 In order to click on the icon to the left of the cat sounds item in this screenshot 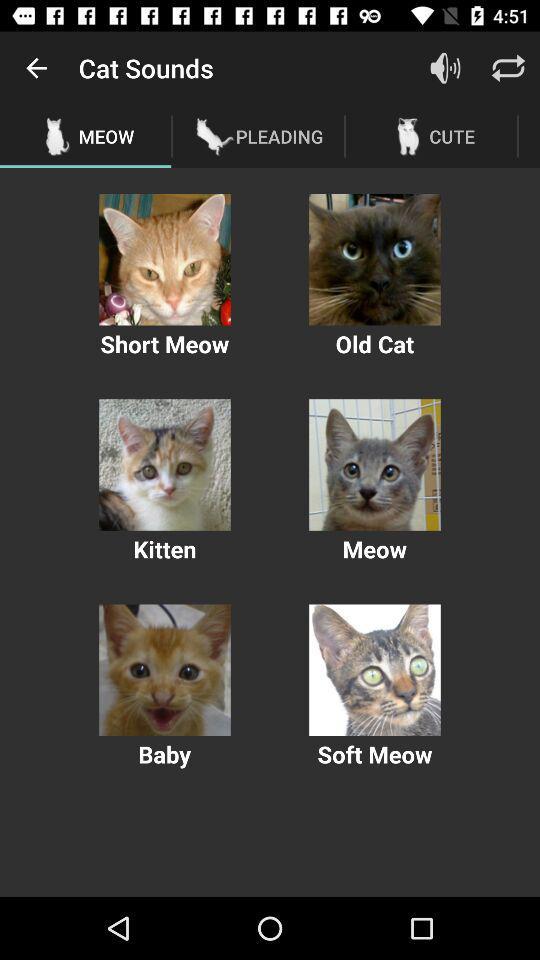, I will do `click(36, 68)`.